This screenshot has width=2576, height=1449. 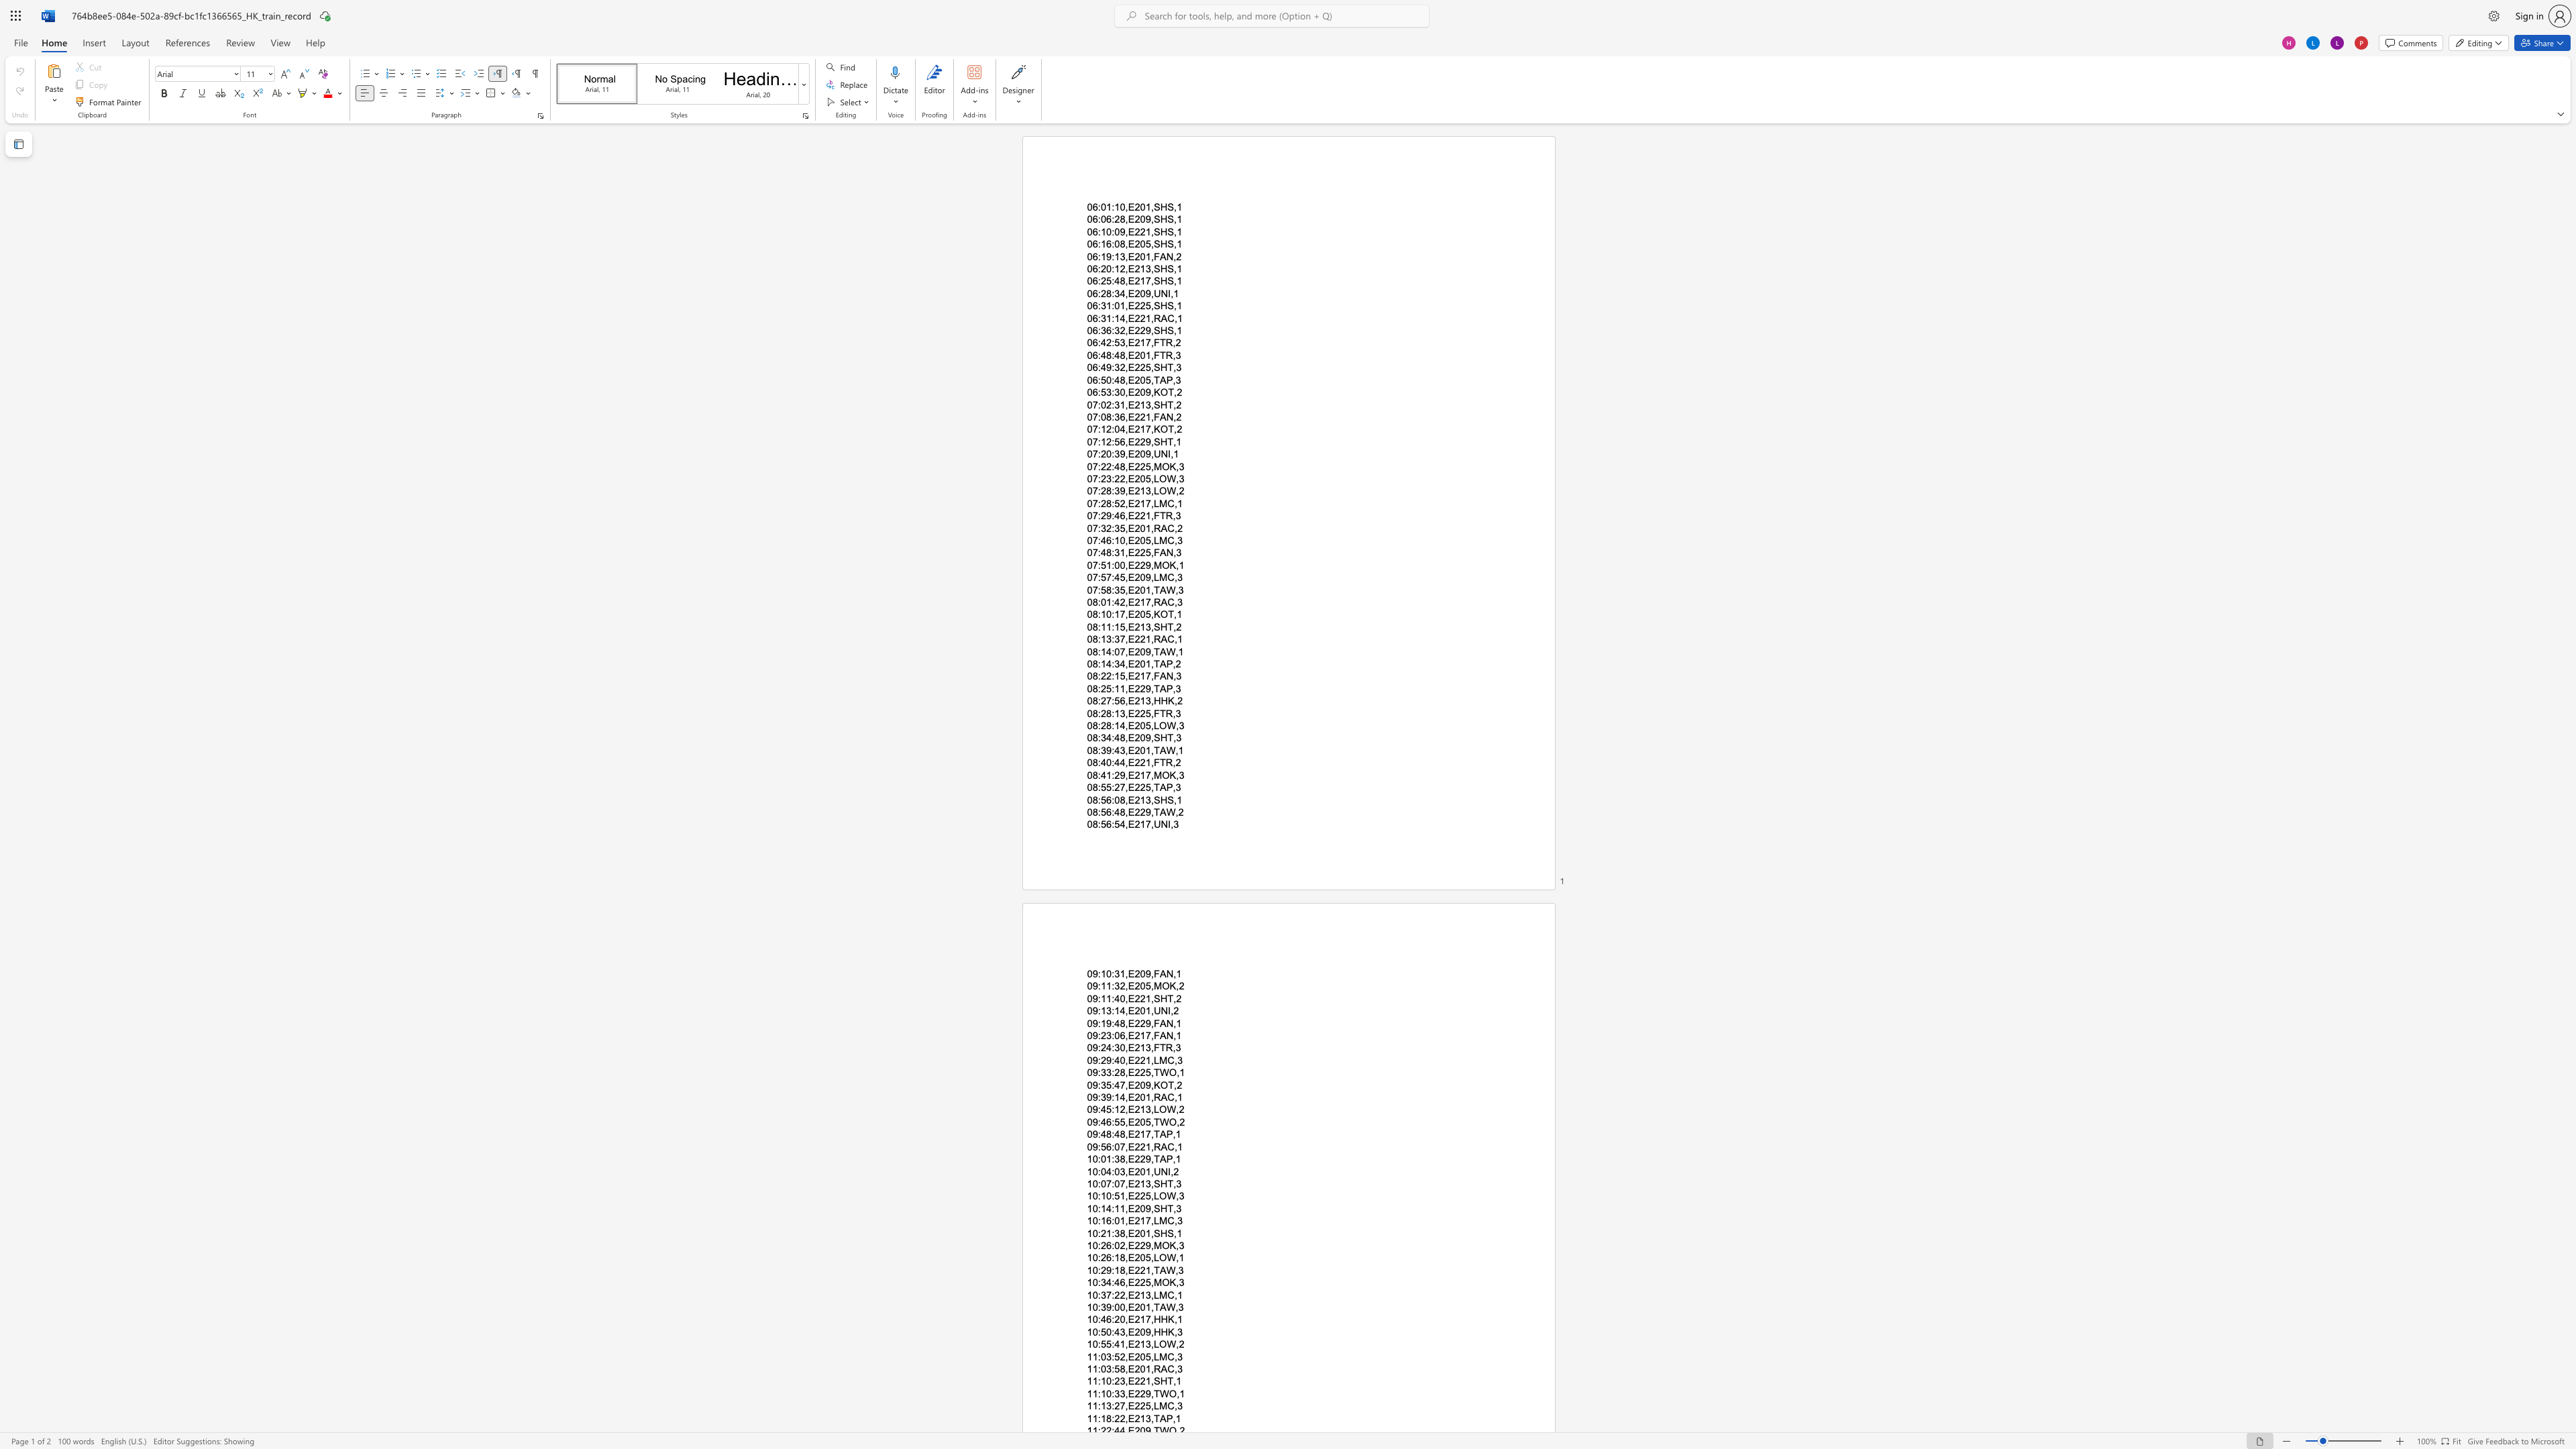 What do you see at coordinates (1111, 478) in the screenshot?
I see `the subset text ":22,E20" within the text "07:23:22,E205,LOW,3"` at bounding box center [1111, 478].